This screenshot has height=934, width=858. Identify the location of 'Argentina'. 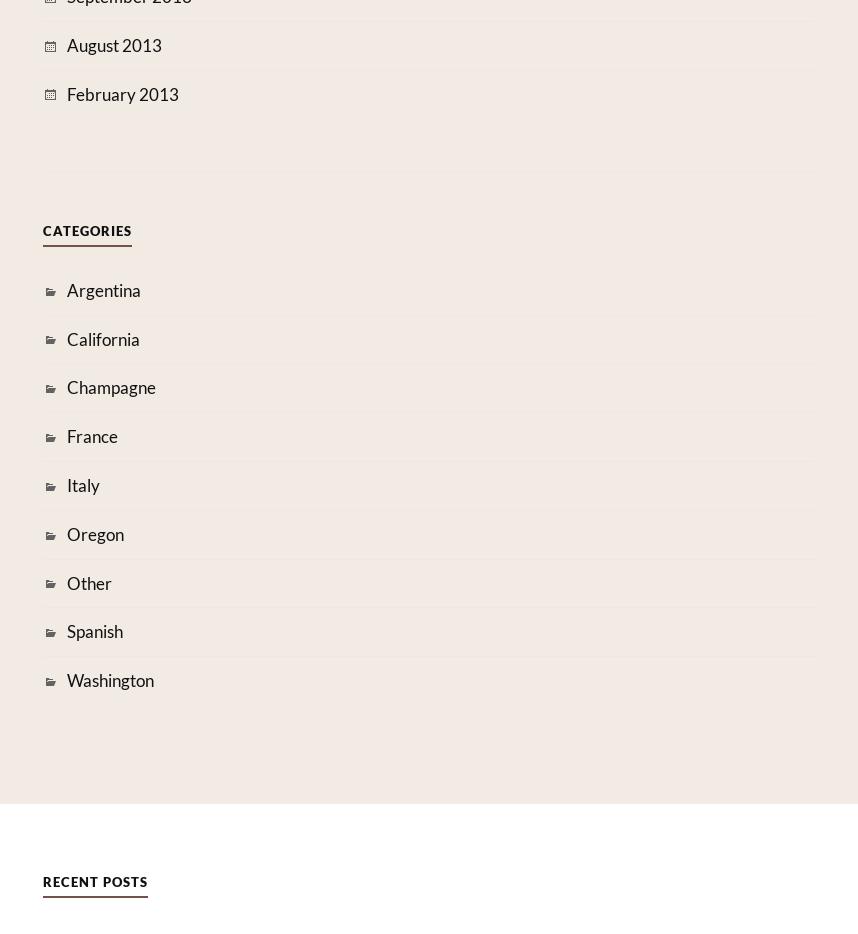
(64, 288).